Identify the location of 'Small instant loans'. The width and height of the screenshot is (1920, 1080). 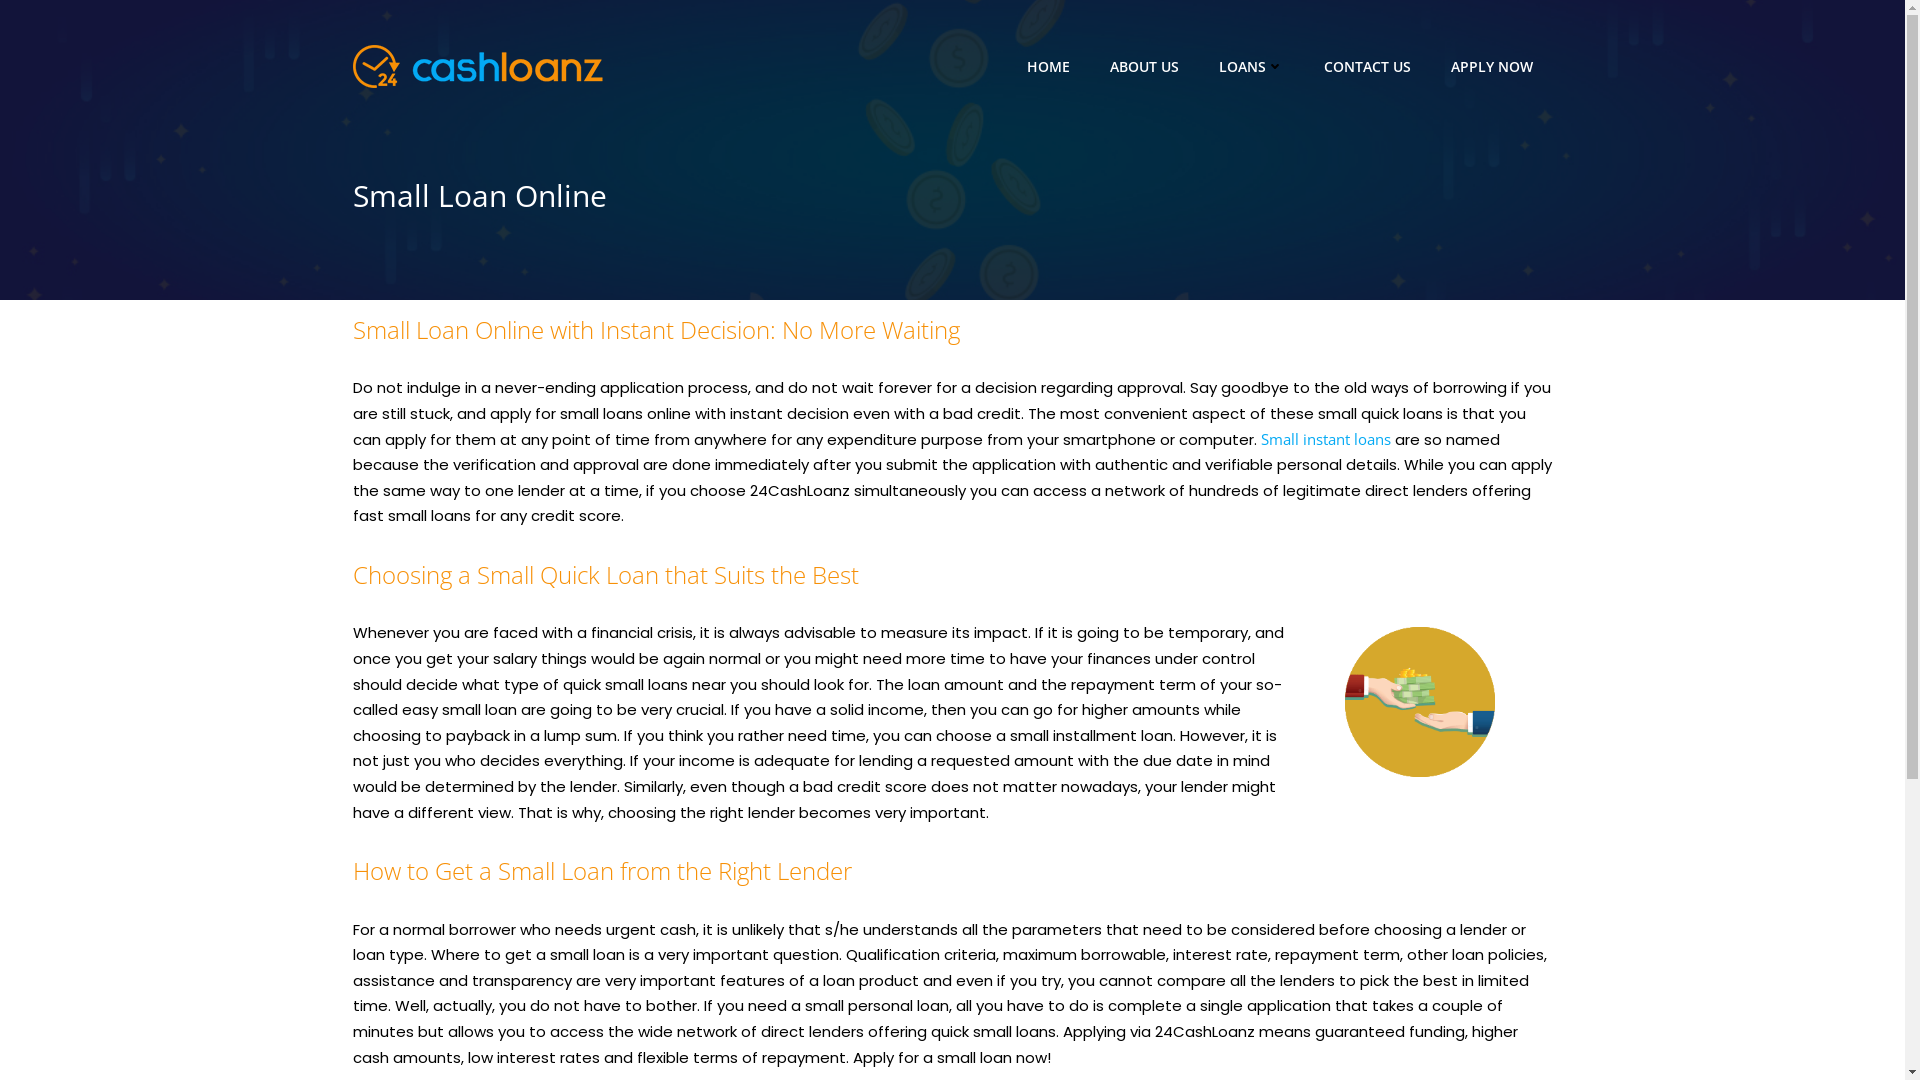
(1324, 438).